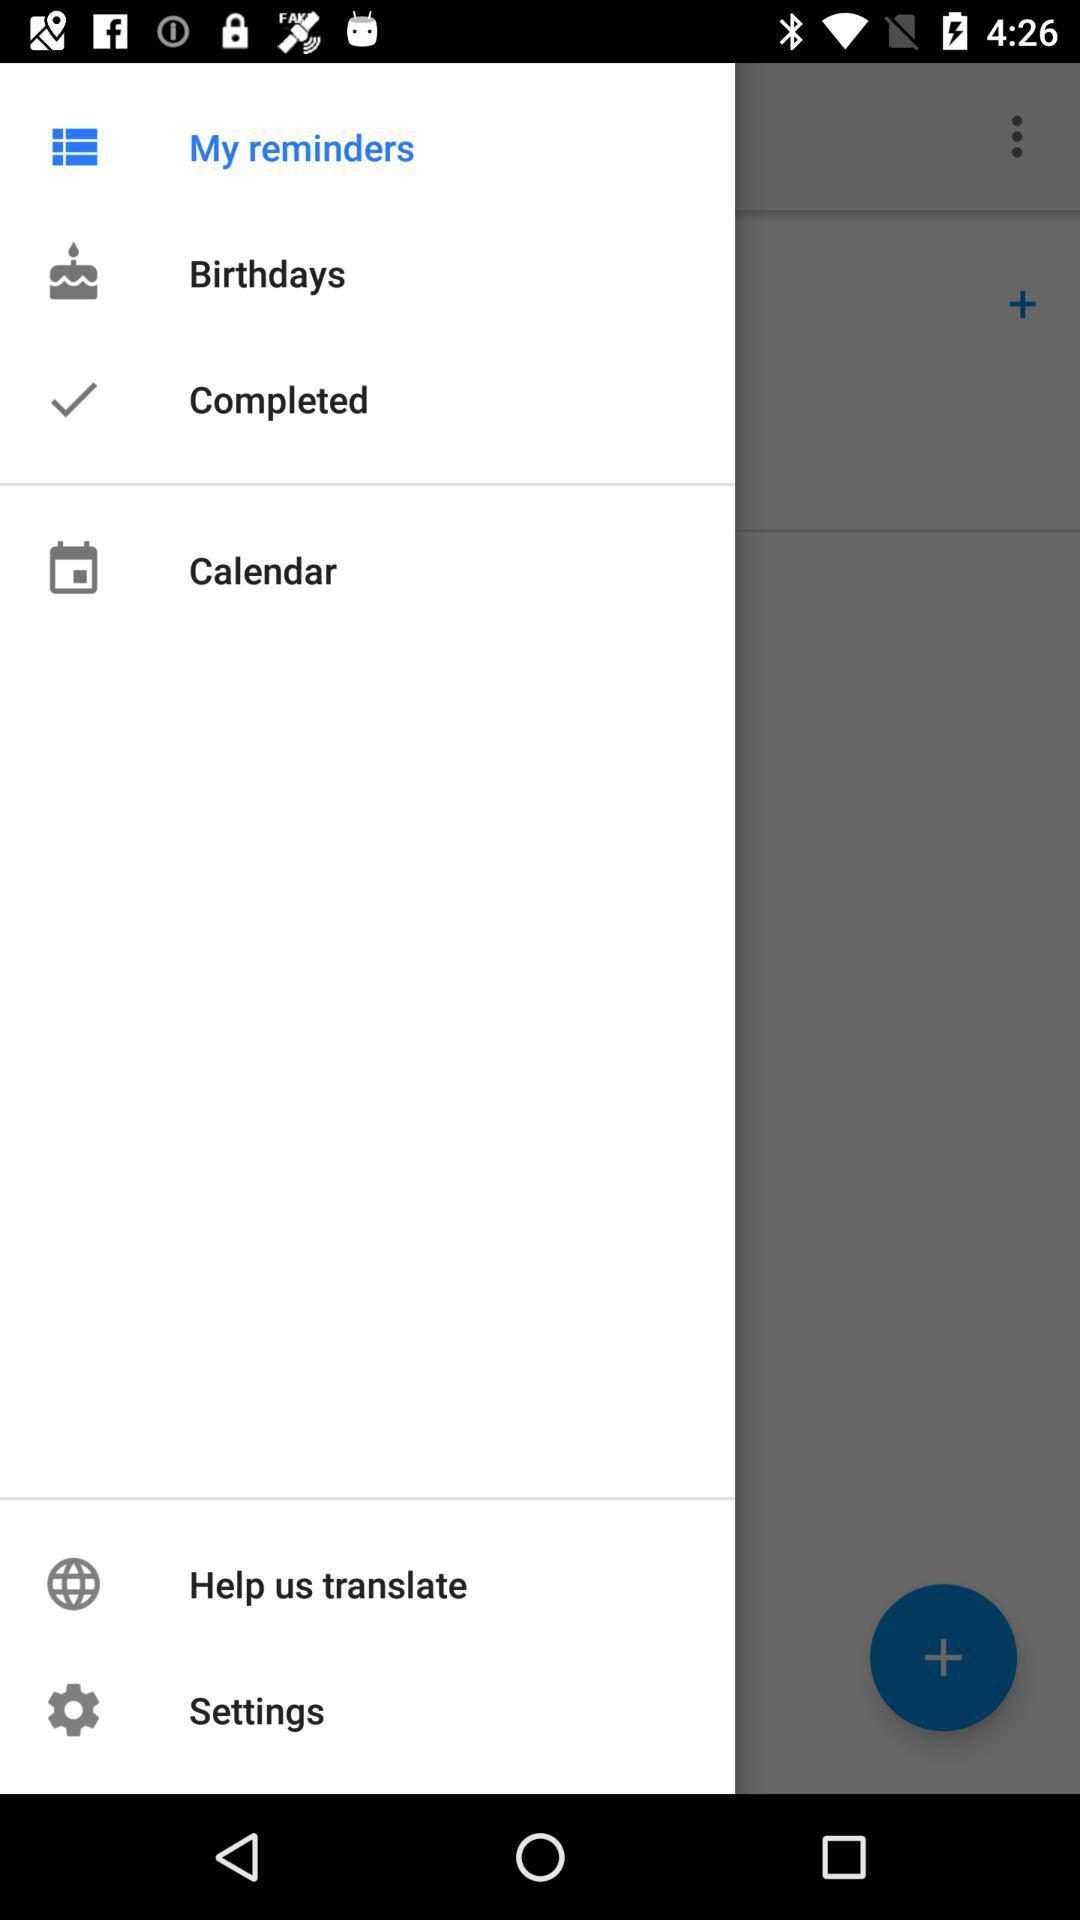 This screenshot has height=1920, width=1080. What do you see at coordinates (943, 1657) in the screenshot?
I see `the add icon` at bounding box center [943, 1657].